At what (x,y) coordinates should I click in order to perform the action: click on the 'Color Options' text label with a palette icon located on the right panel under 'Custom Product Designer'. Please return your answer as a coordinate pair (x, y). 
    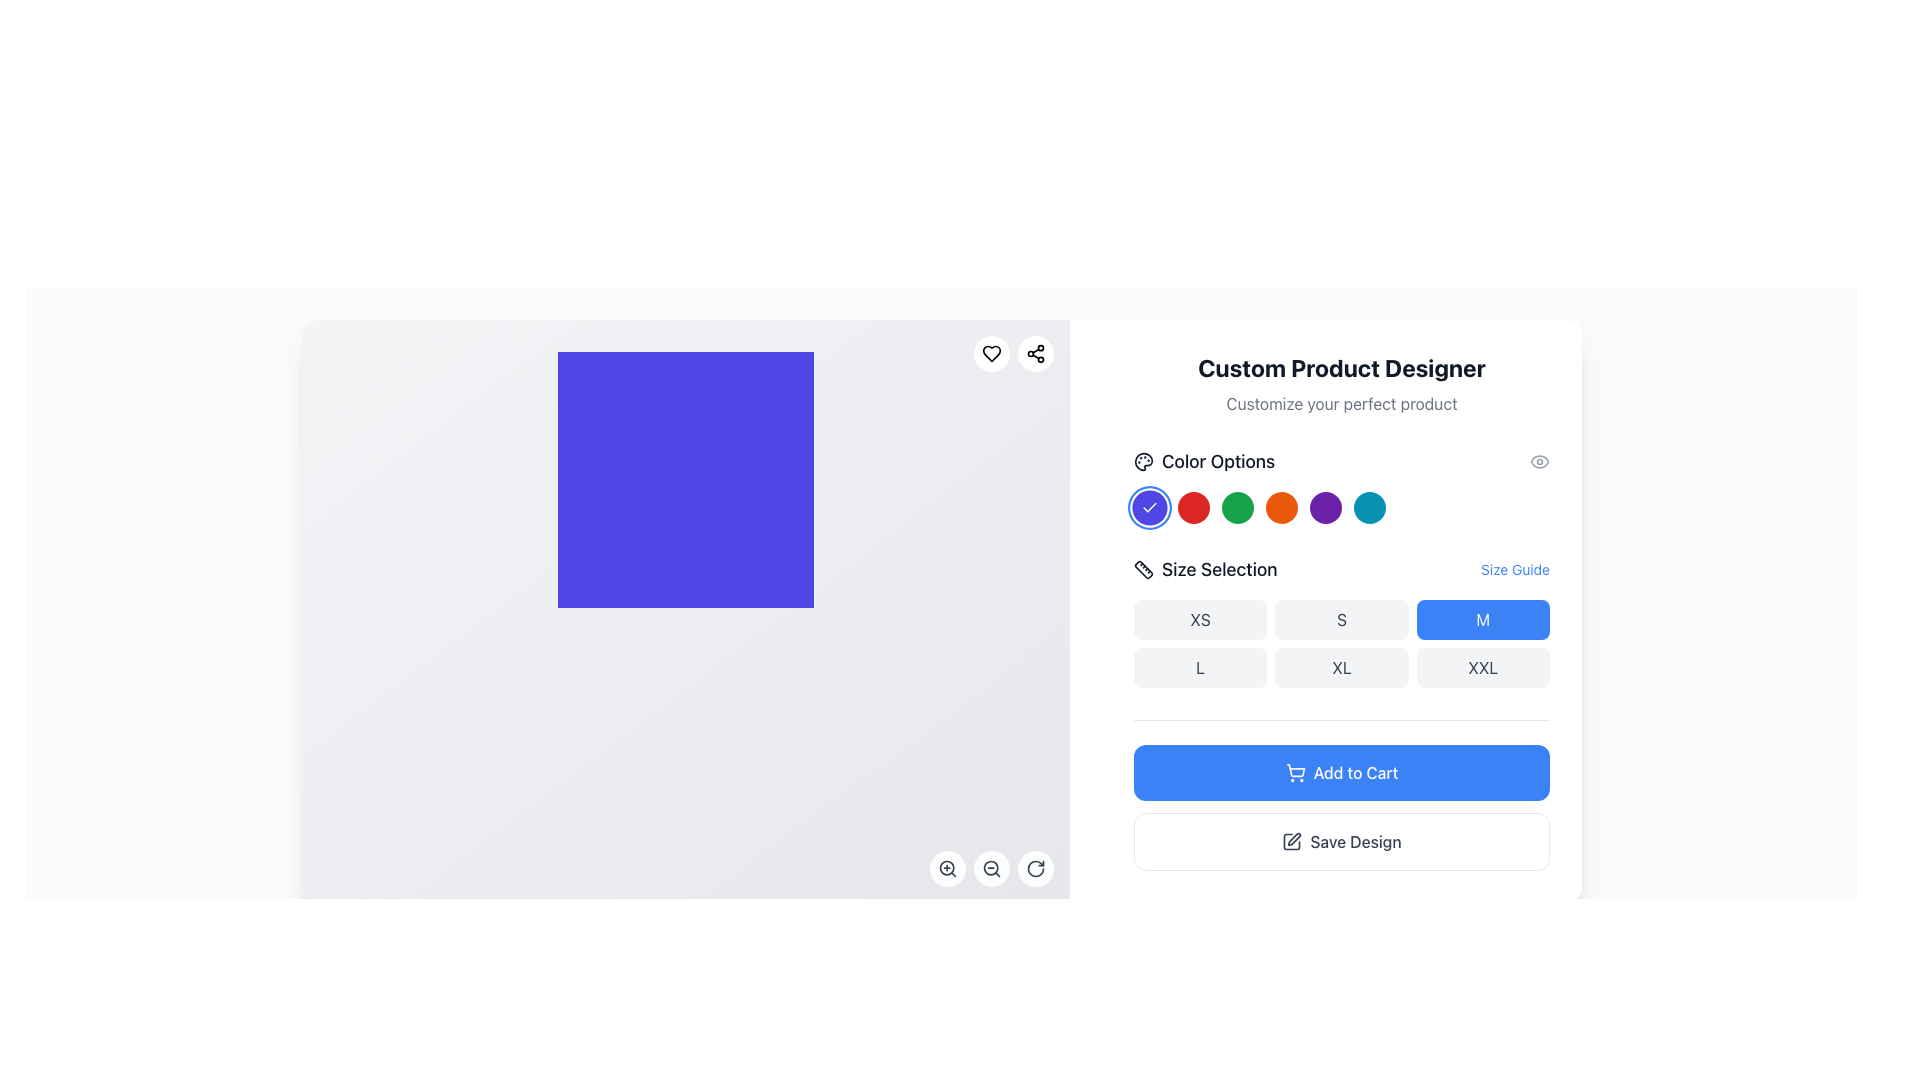
    Looking at the image, I should click on (1203, 462).